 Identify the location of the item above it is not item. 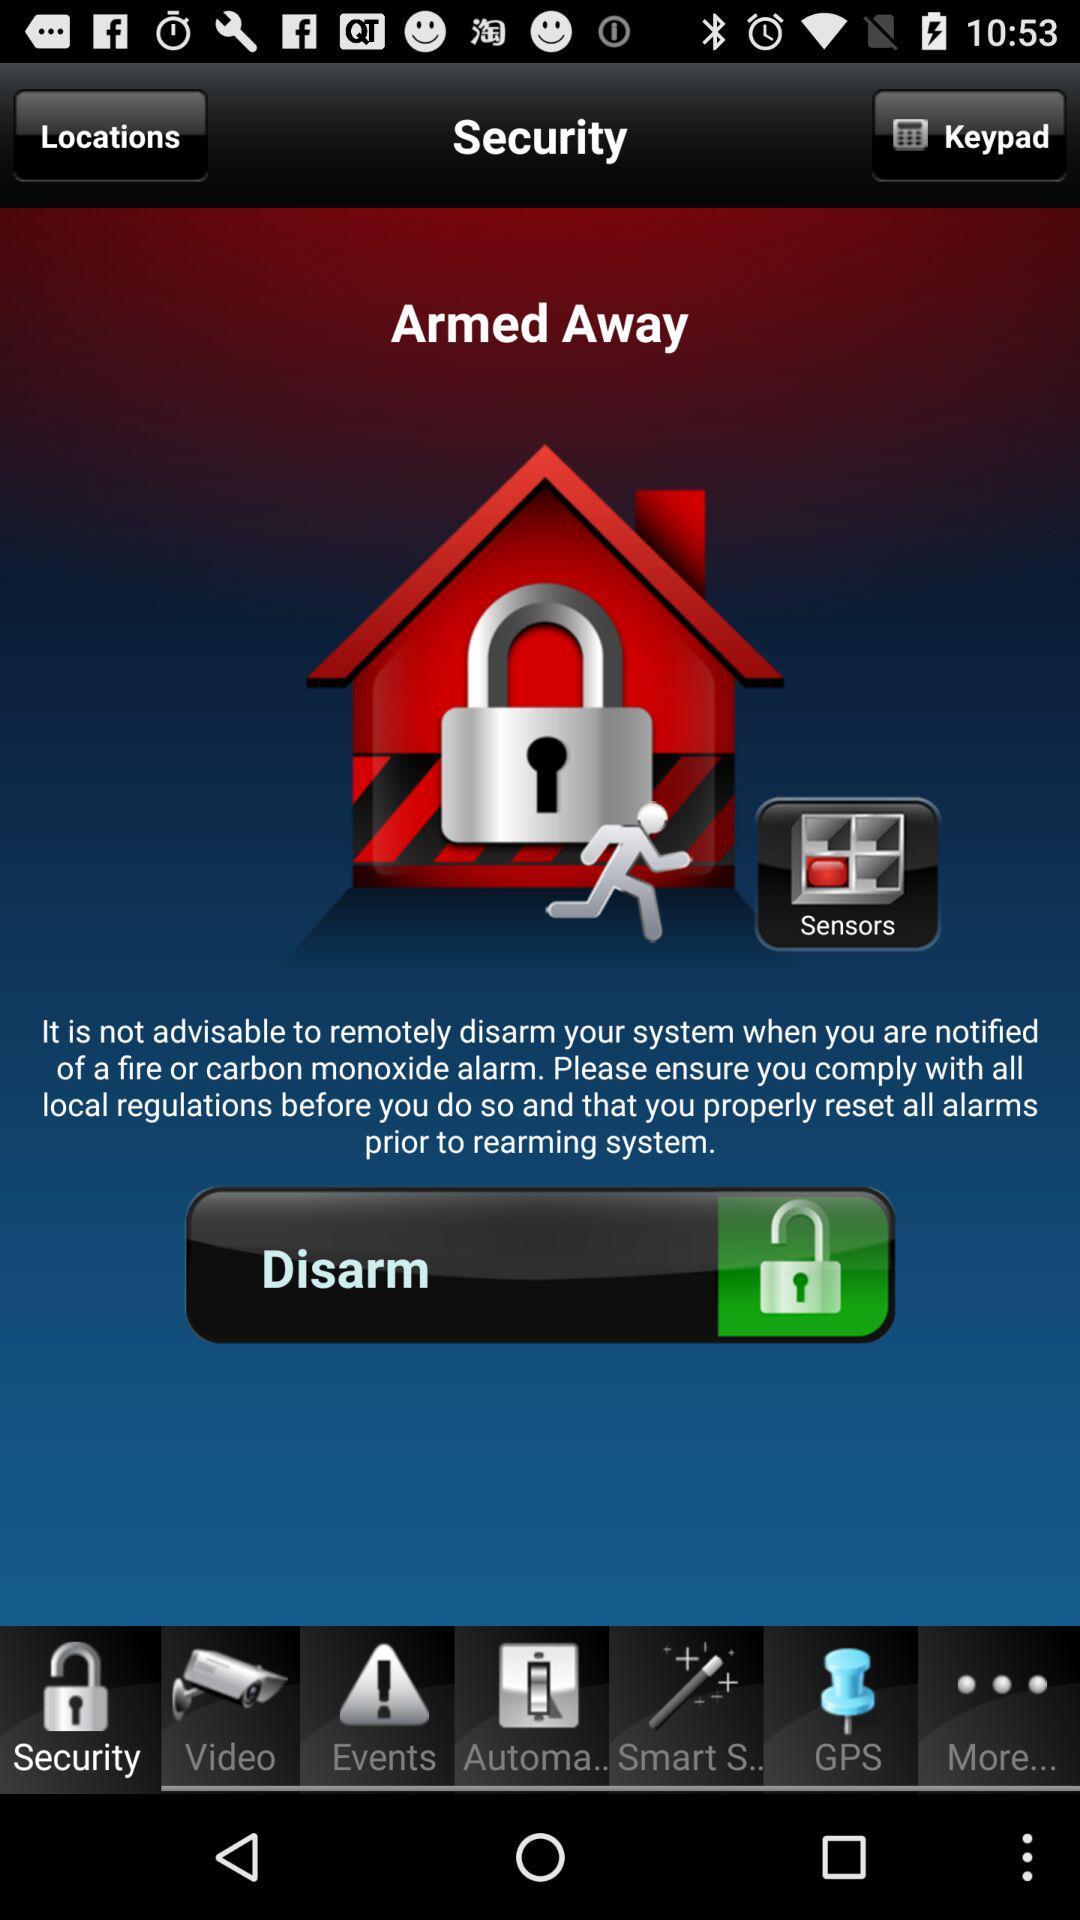
(847, 874).